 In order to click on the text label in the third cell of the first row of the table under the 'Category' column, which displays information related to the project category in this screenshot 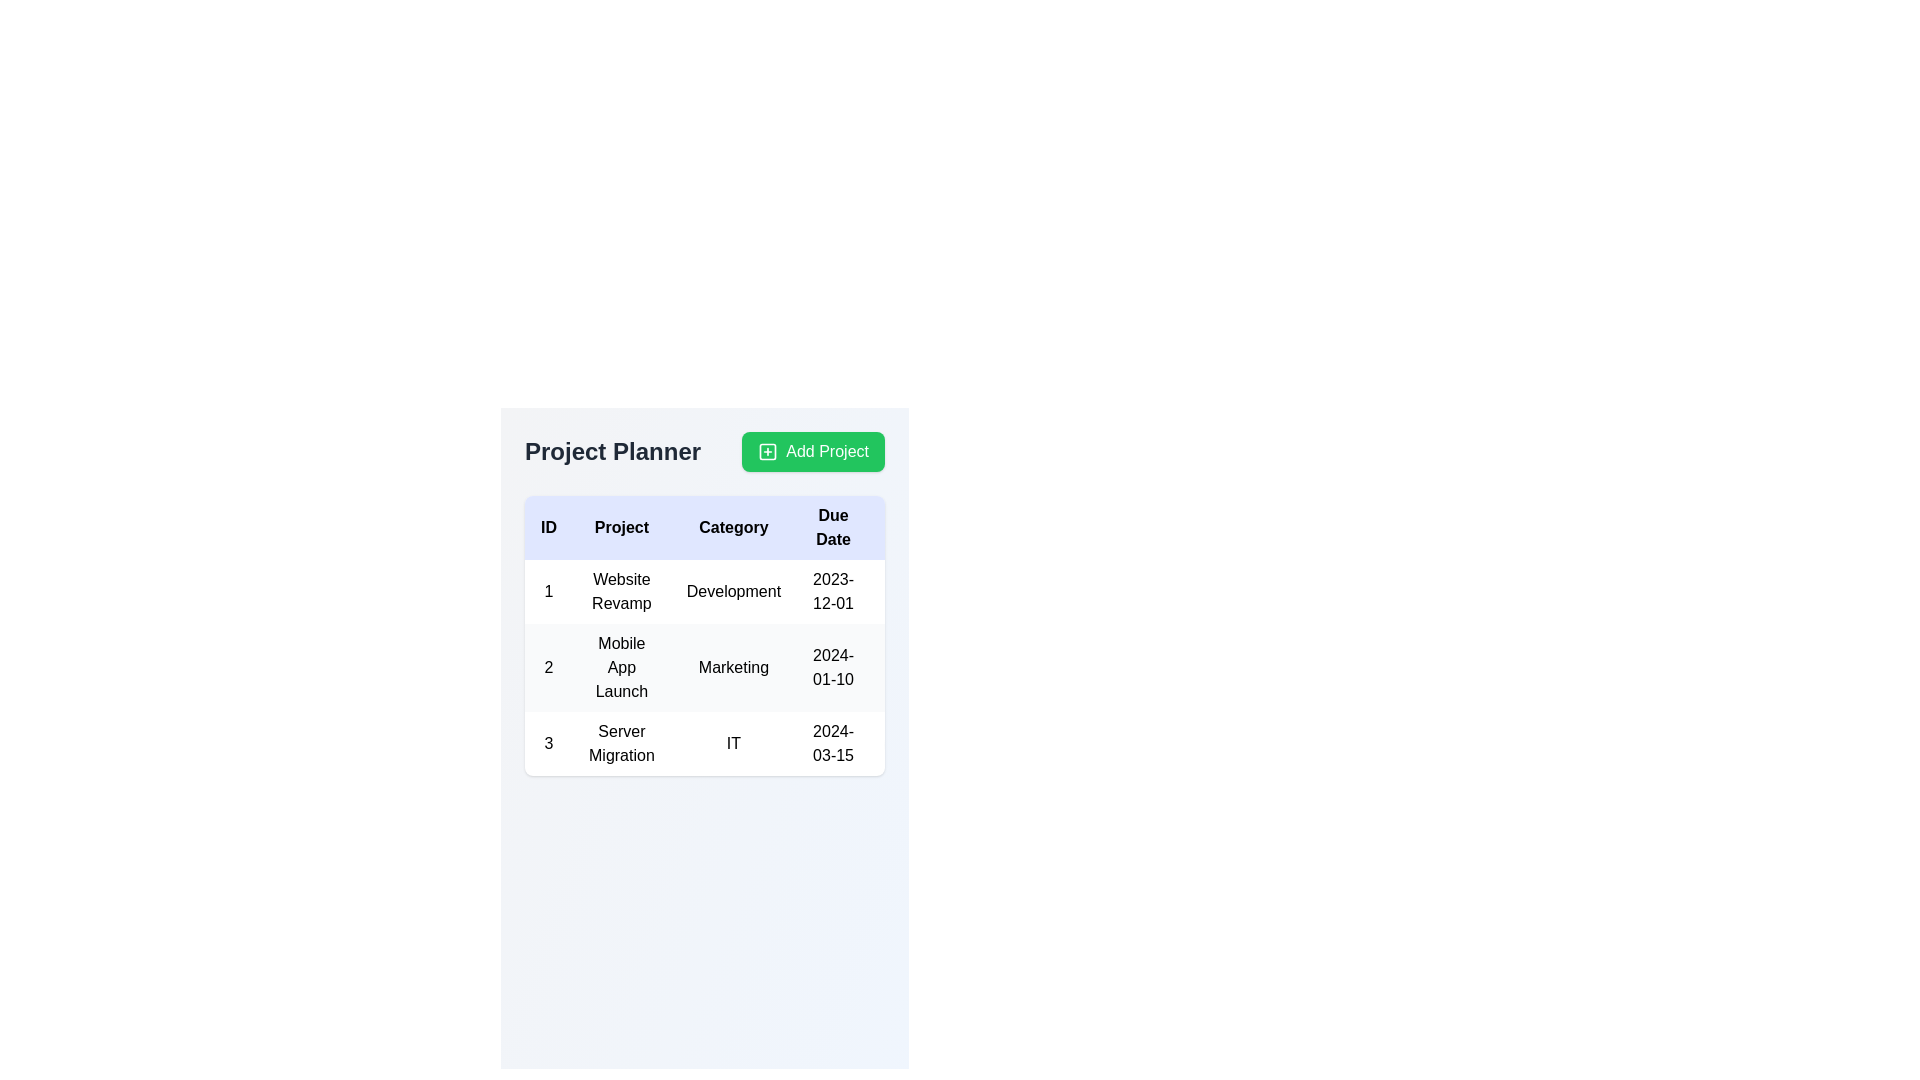, I will do `click(733, 590)`.